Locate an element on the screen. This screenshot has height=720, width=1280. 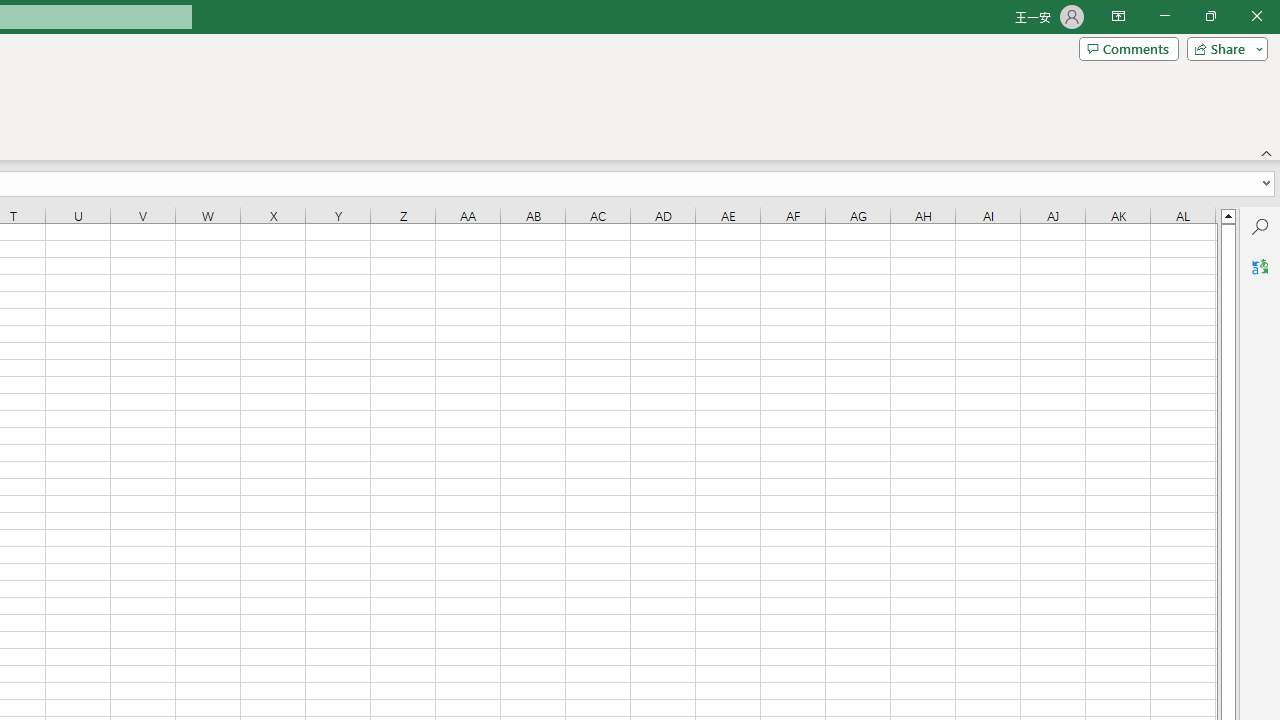
'Search' is located at coordinates (1259, 226).